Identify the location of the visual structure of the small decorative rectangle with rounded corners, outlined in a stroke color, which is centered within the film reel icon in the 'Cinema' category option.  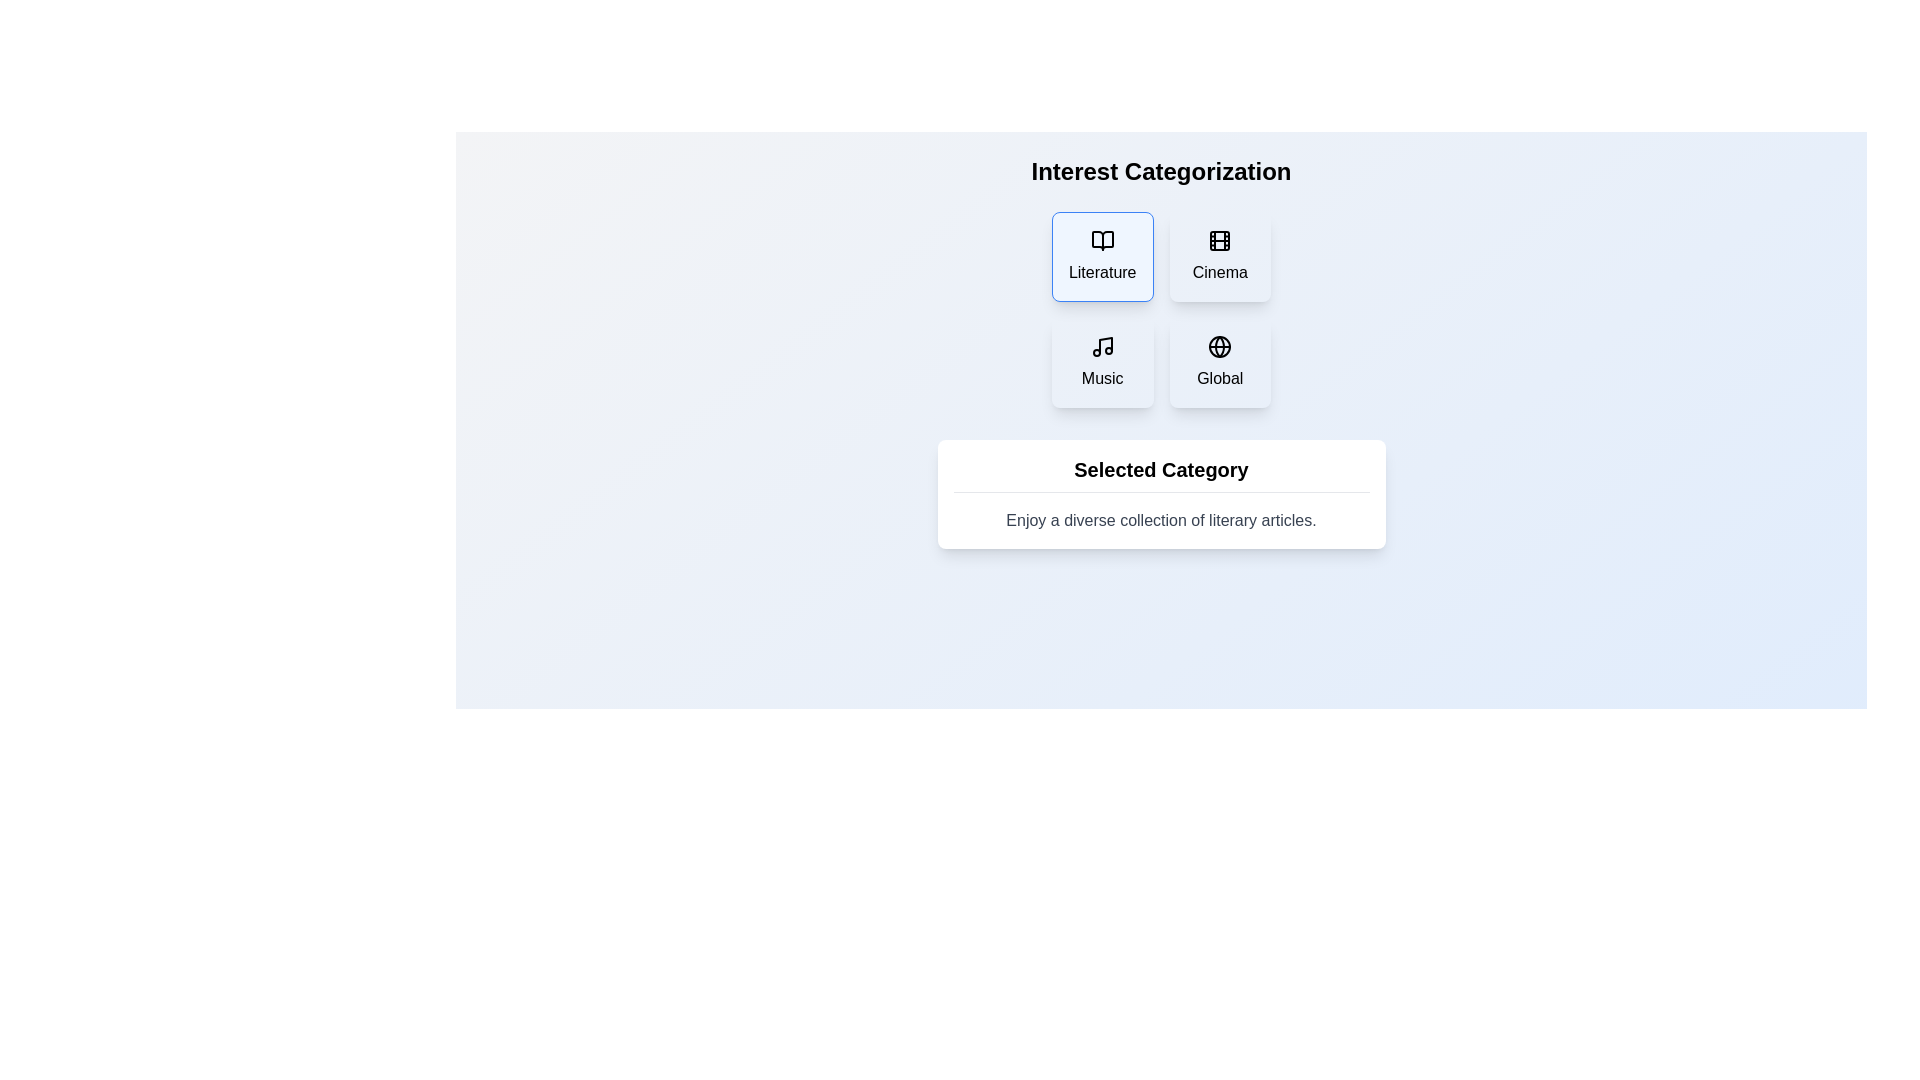
(1219, 239).